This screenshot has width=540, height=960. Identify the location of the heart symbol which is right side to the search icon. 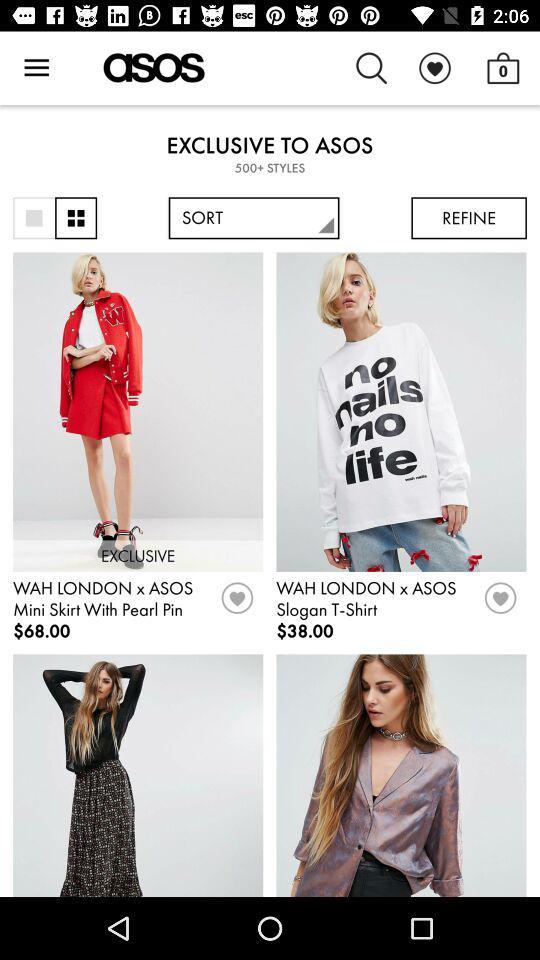
(434, 68).